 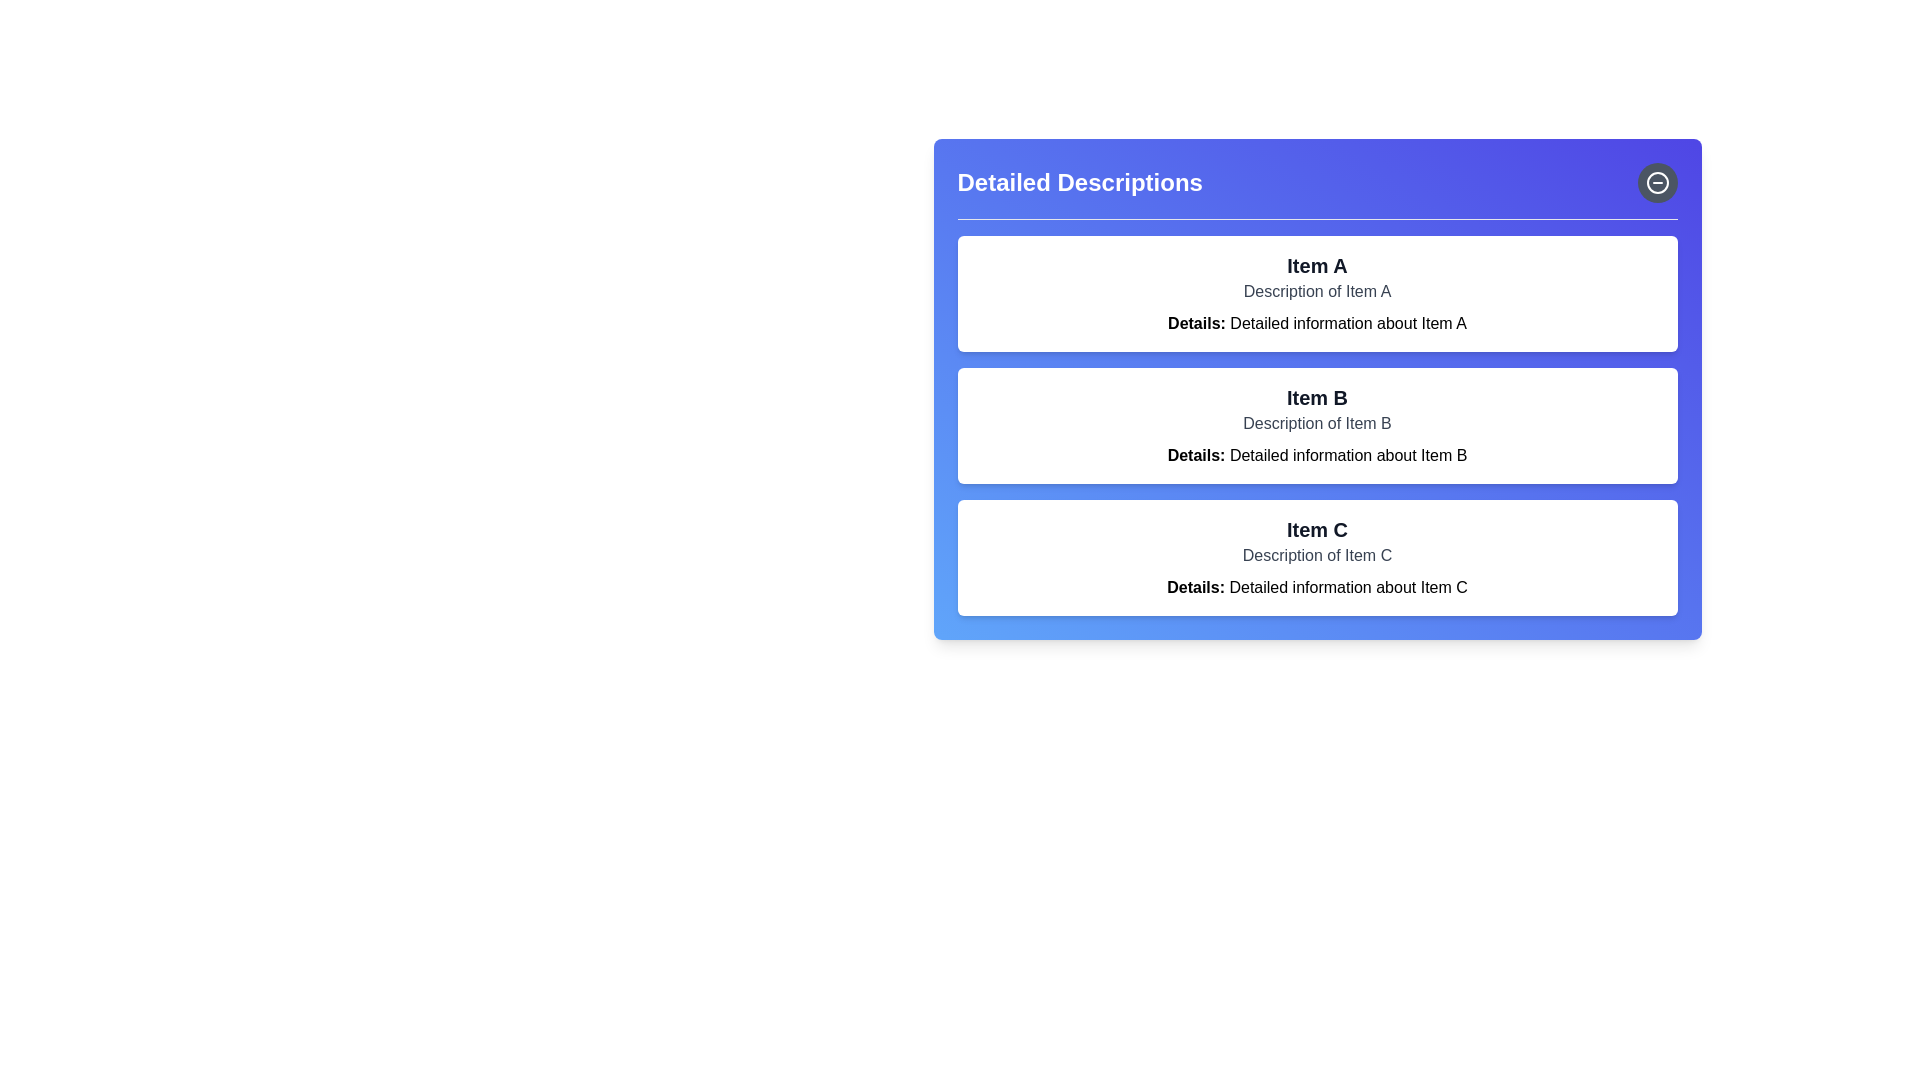 What do you see at coordinates (1317, 292) in the screenshot?
I see `the text element displaying 'Description of Item A', which is styled in gray and located within the first card under the heading 'Item A'` at bounding box center [1317, 292].